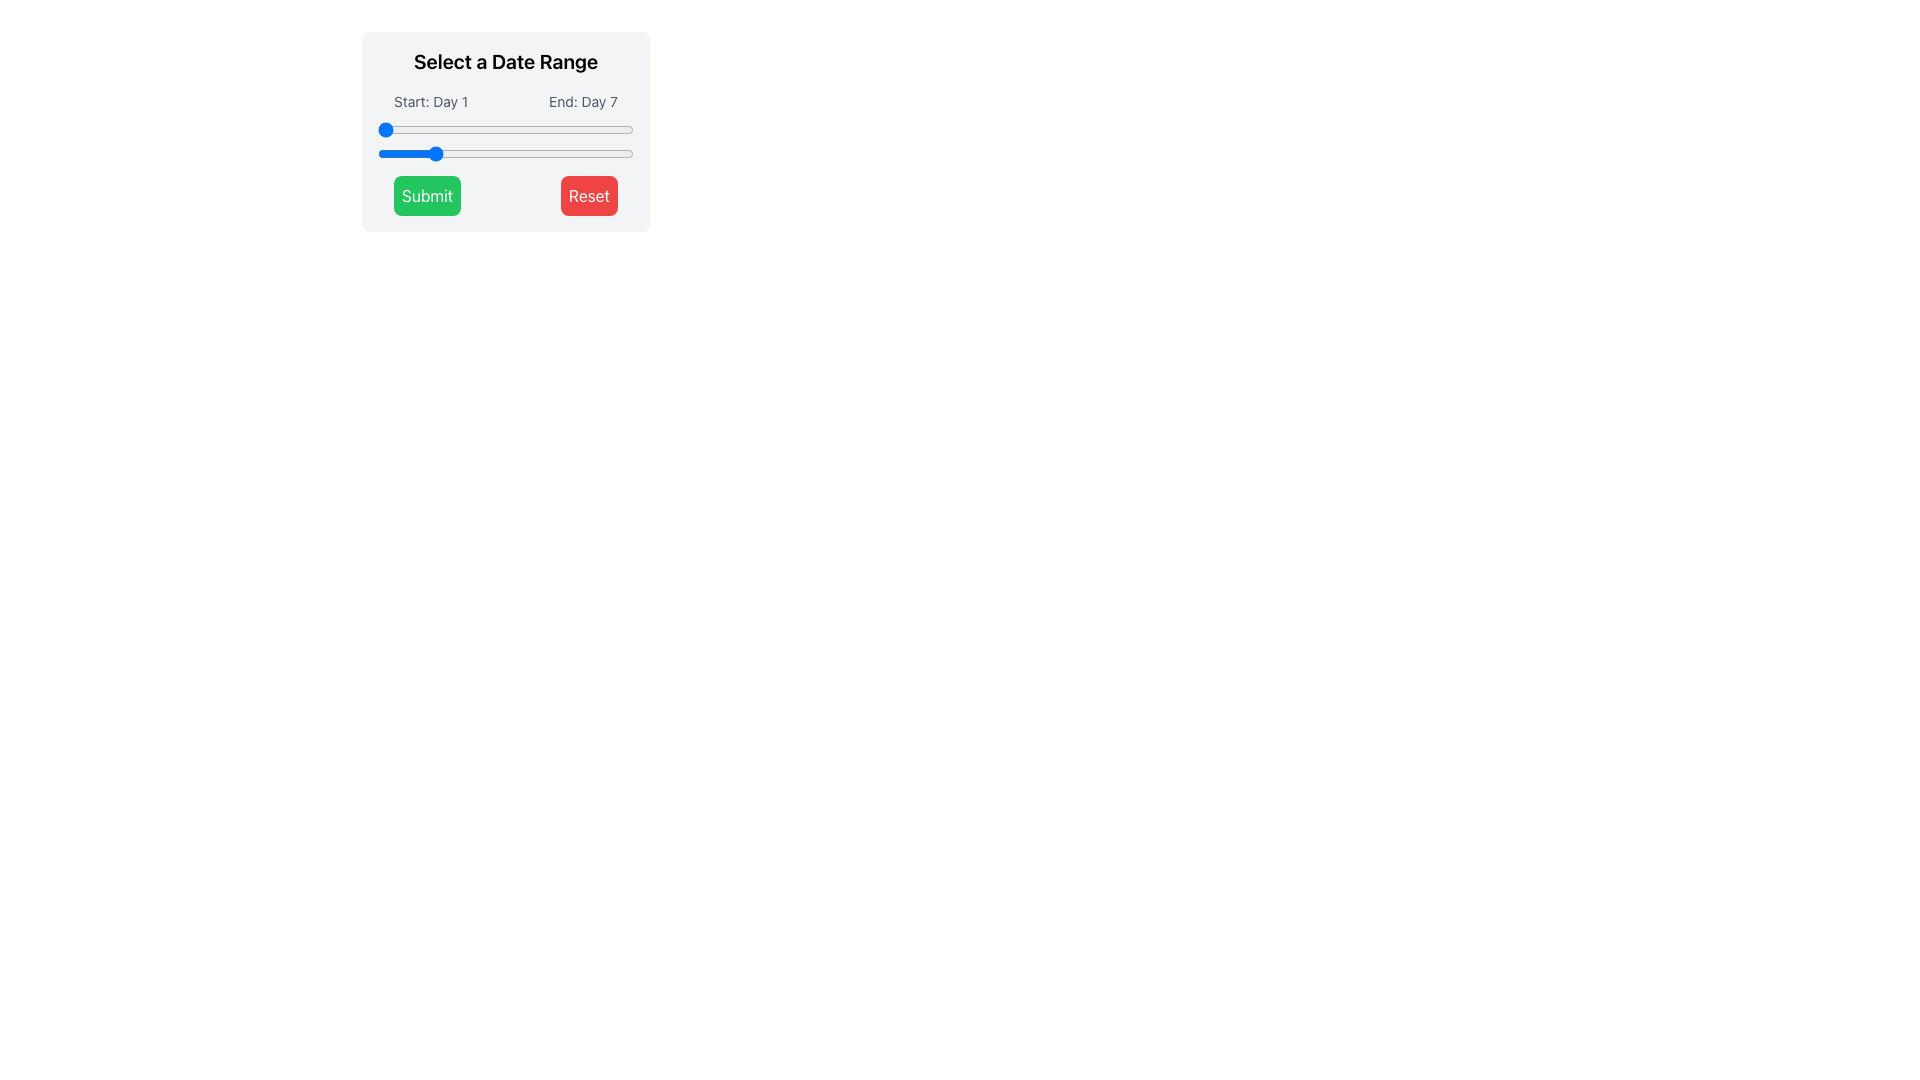 The width and height of the screenshot is (1920, 1080). What do you see at coordinates (426, 196) in the screenshot?
I see `the 'Submit' button with a green background and white text` at bounding box center [426, 196].